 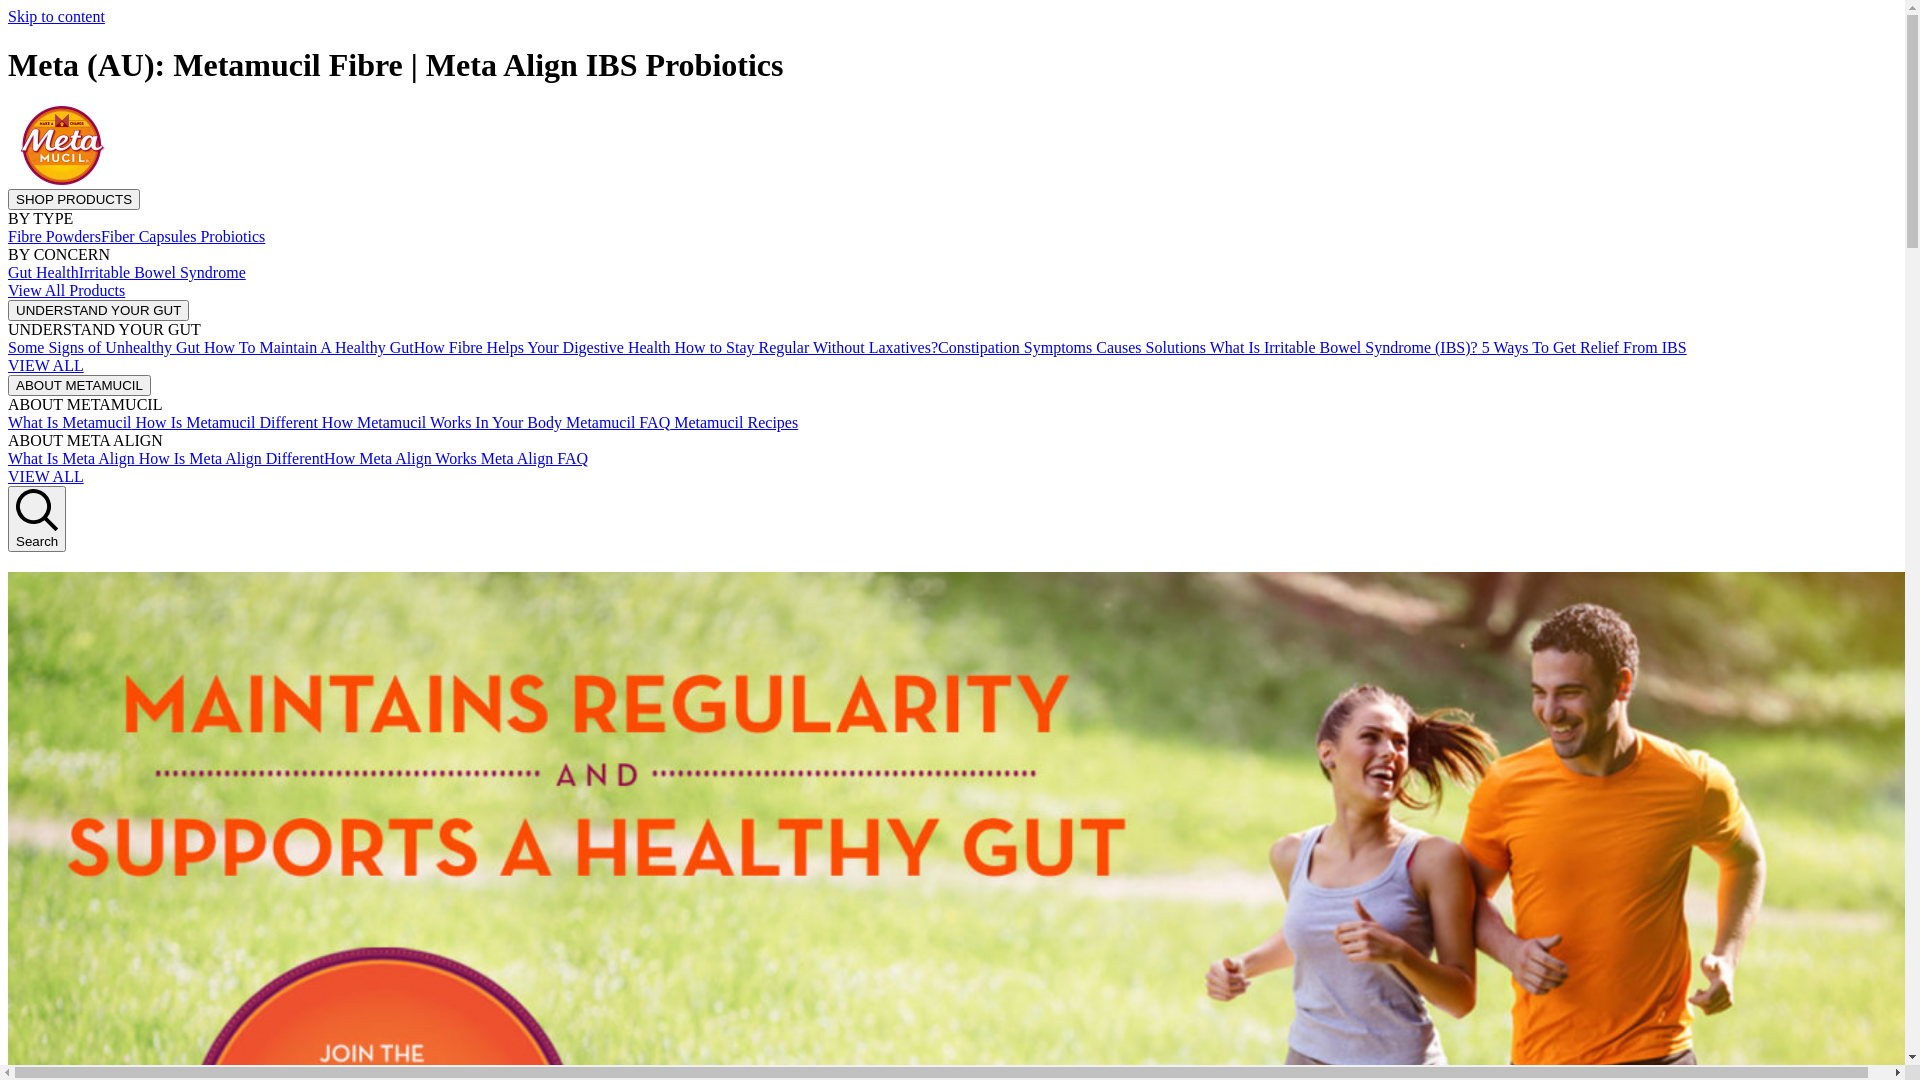 What do you see at coordinates (1342, 346) in the screenshot?
I see `'What Is Irritable Bowel Syndrome (IBS)?'` at bounding box center [1342, 346].